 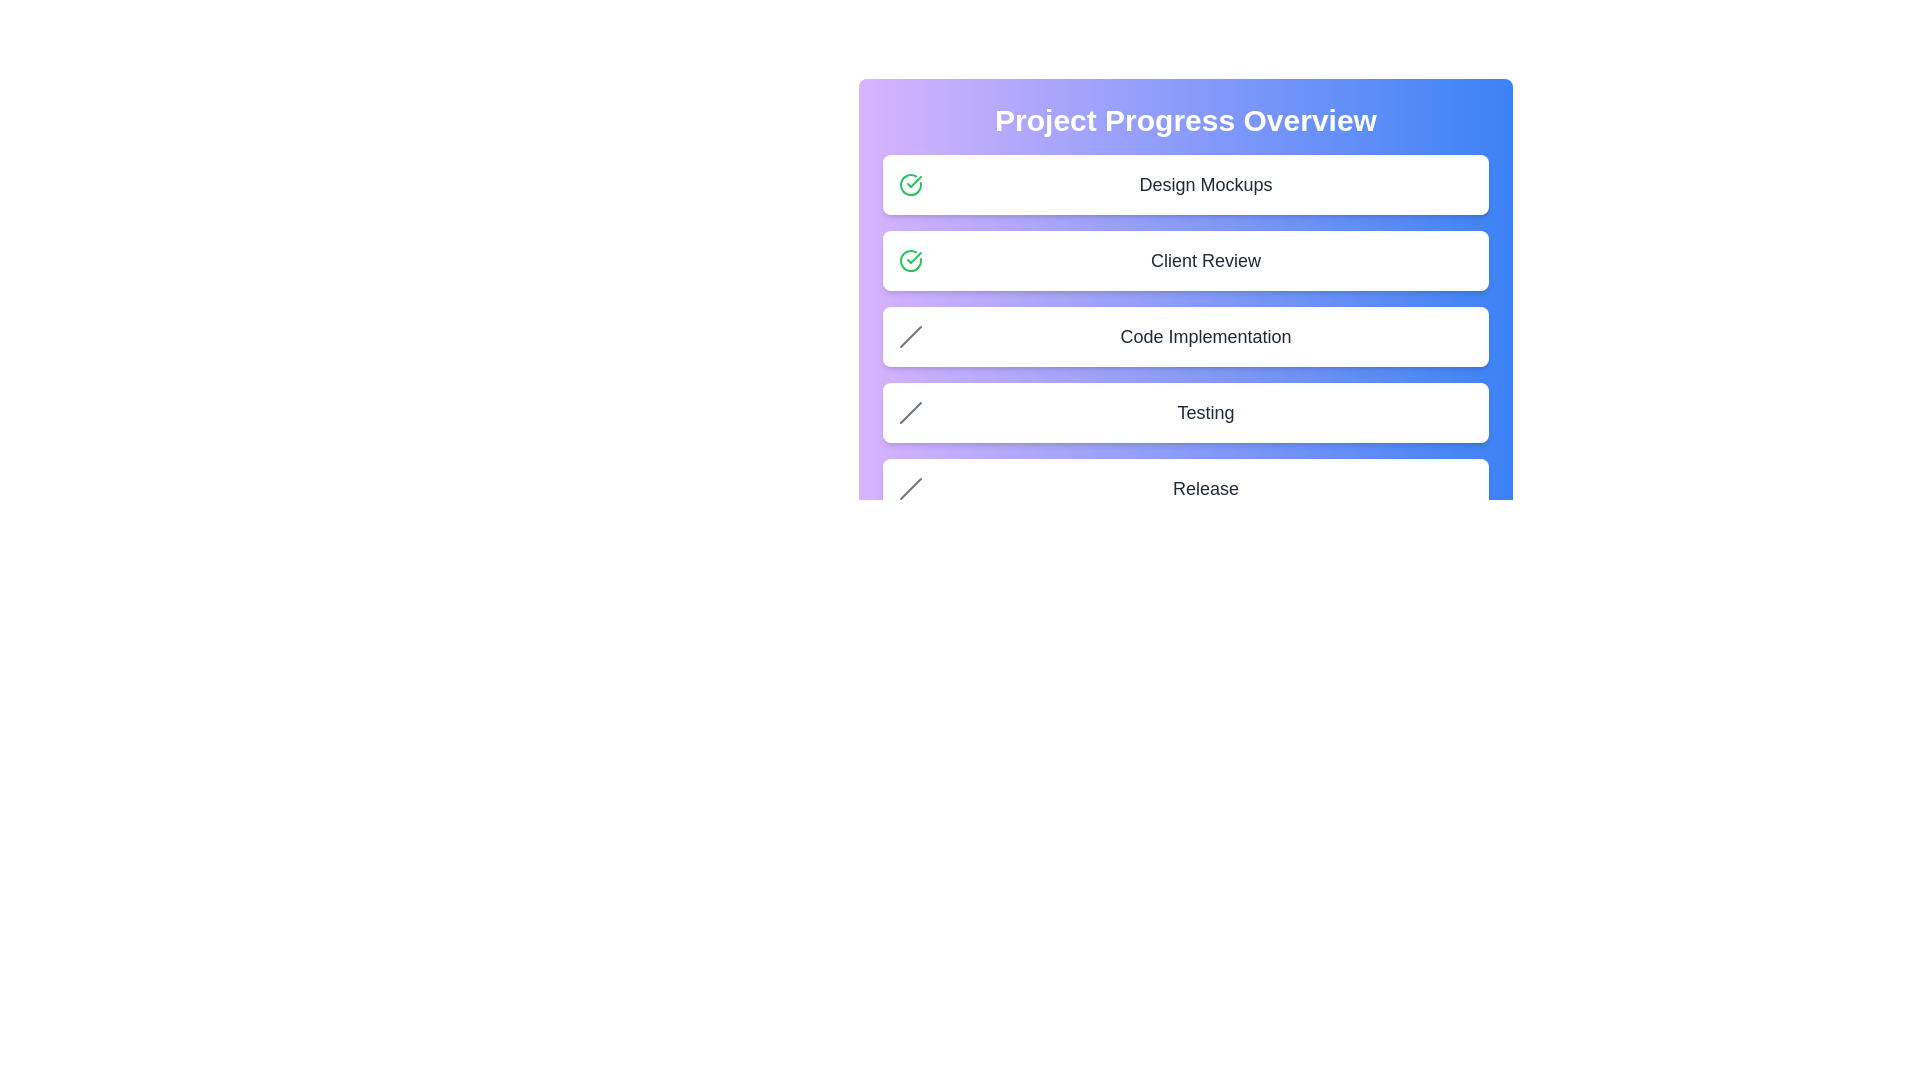 What do you see at coordinates (1204, 185) in the screenshot?
I see `the title label in the progress tracker, located at the center-right of the card alongside a green check mark icon` at bounding box center [1204, 185].